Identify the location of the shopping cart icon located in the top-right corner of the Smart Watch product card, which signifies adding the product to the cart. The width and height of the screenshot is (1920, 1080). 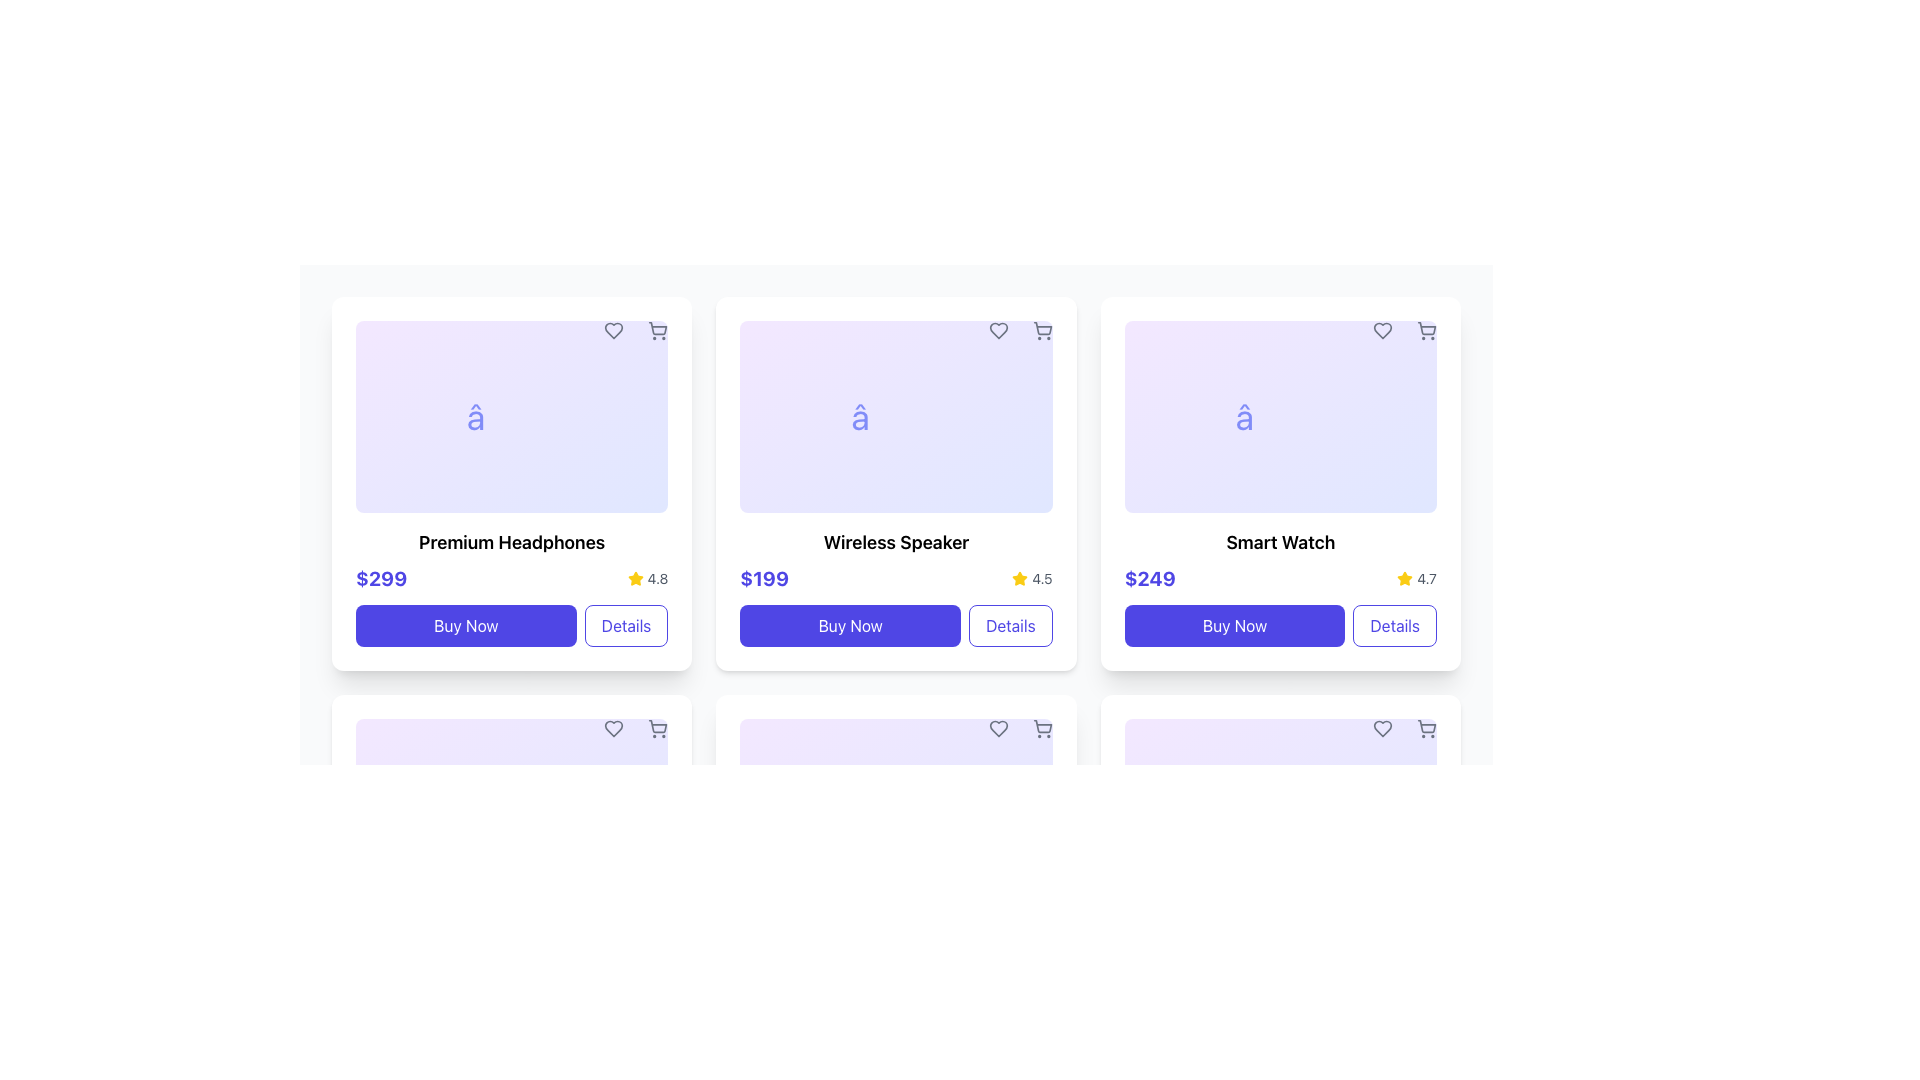
(1426, 726).